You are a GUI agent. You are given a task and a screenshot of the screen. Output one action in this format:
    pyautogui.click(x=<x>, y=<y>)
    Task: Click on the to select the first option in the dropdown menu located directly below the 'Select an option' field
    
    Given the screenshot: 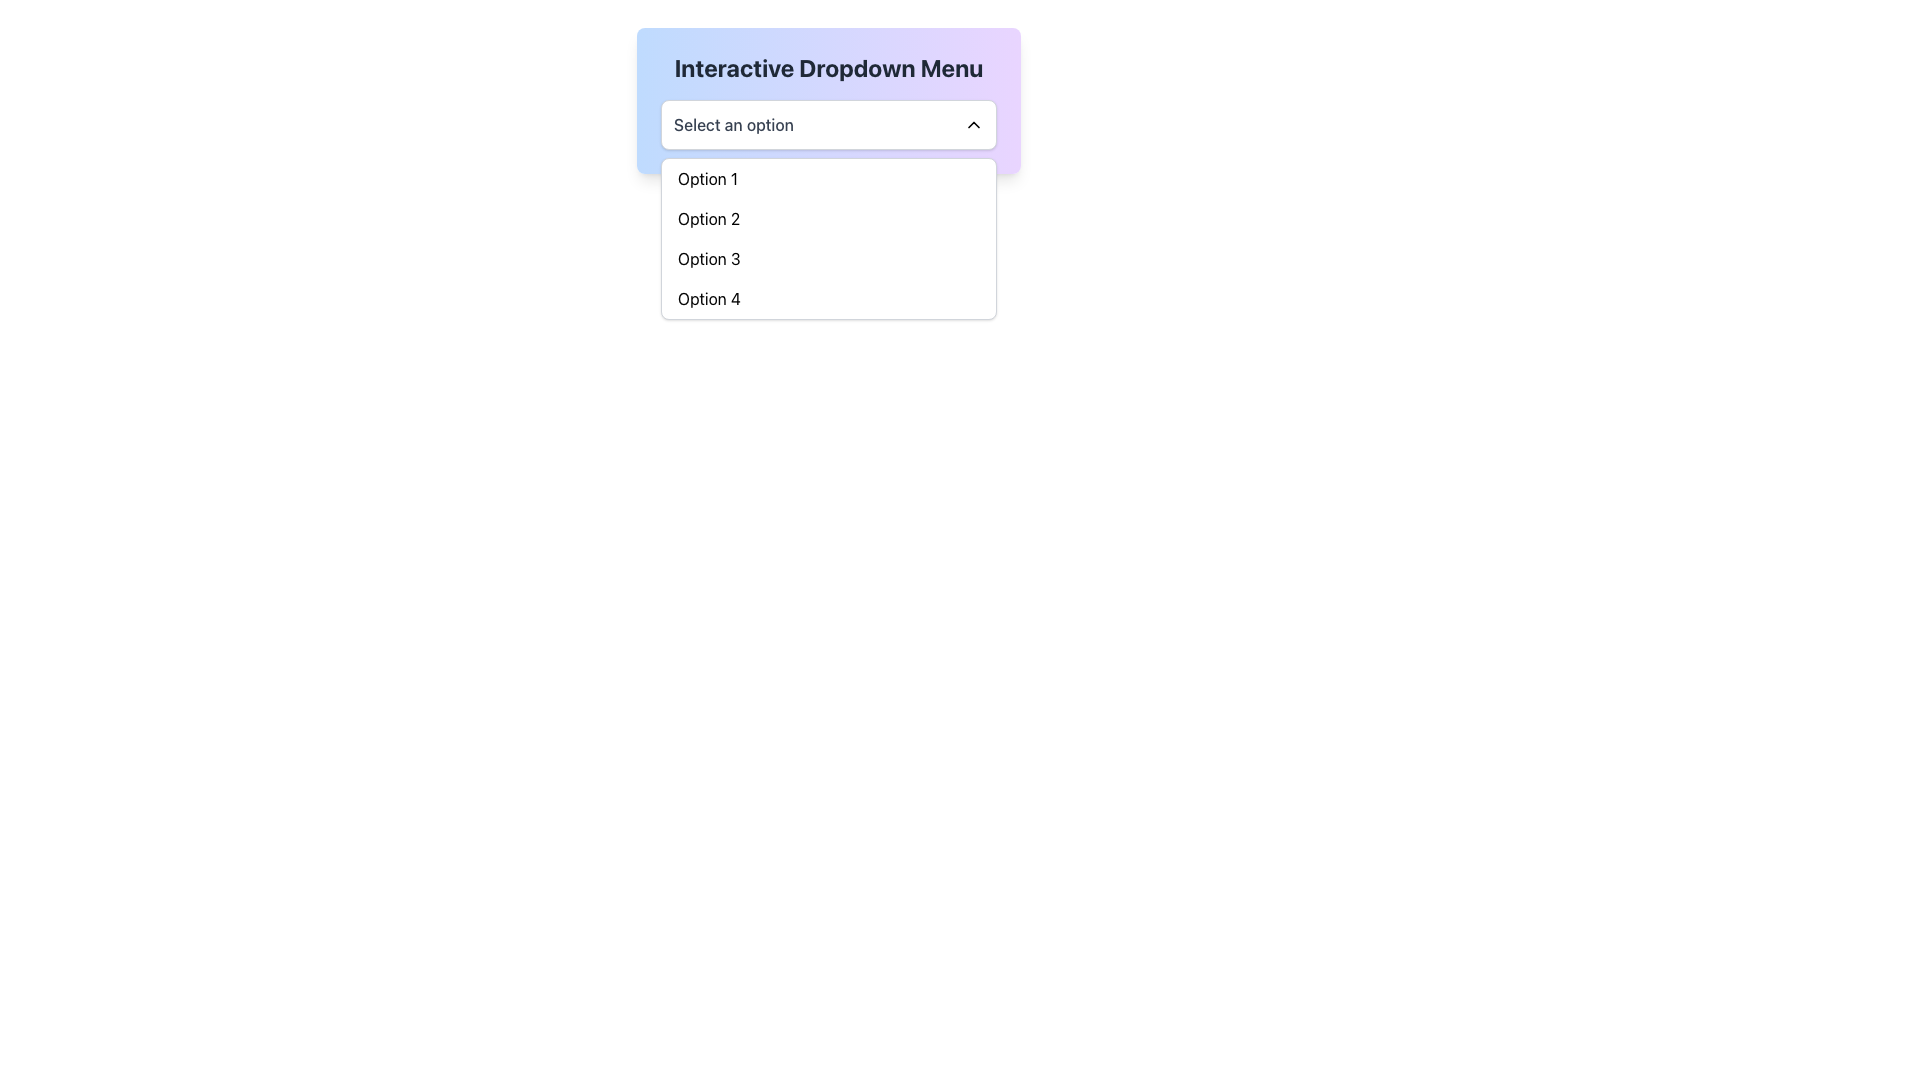 What is the action you would take?
    pyautogui.click(x=829, y=177)
    